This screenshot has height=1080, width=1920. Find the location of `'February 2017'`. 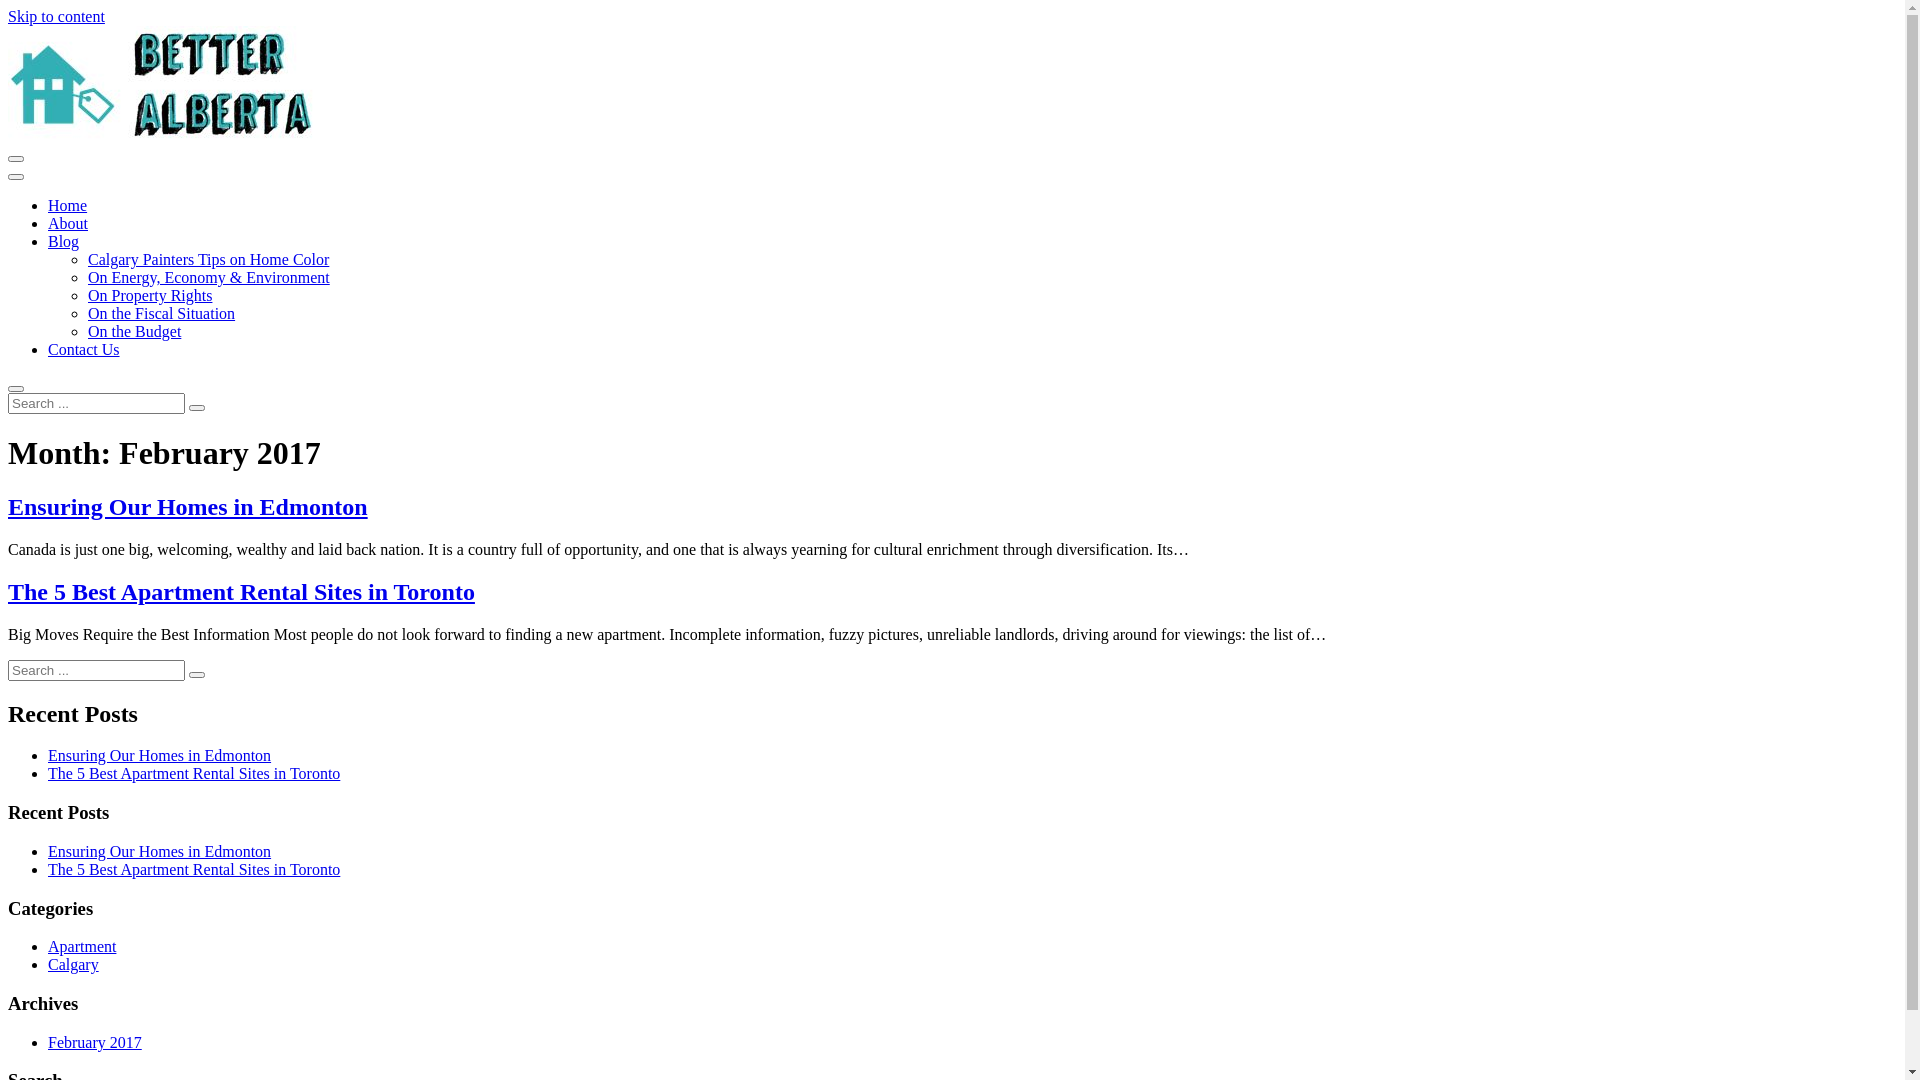

'February 2017' is located at coordinates (94, 1041).